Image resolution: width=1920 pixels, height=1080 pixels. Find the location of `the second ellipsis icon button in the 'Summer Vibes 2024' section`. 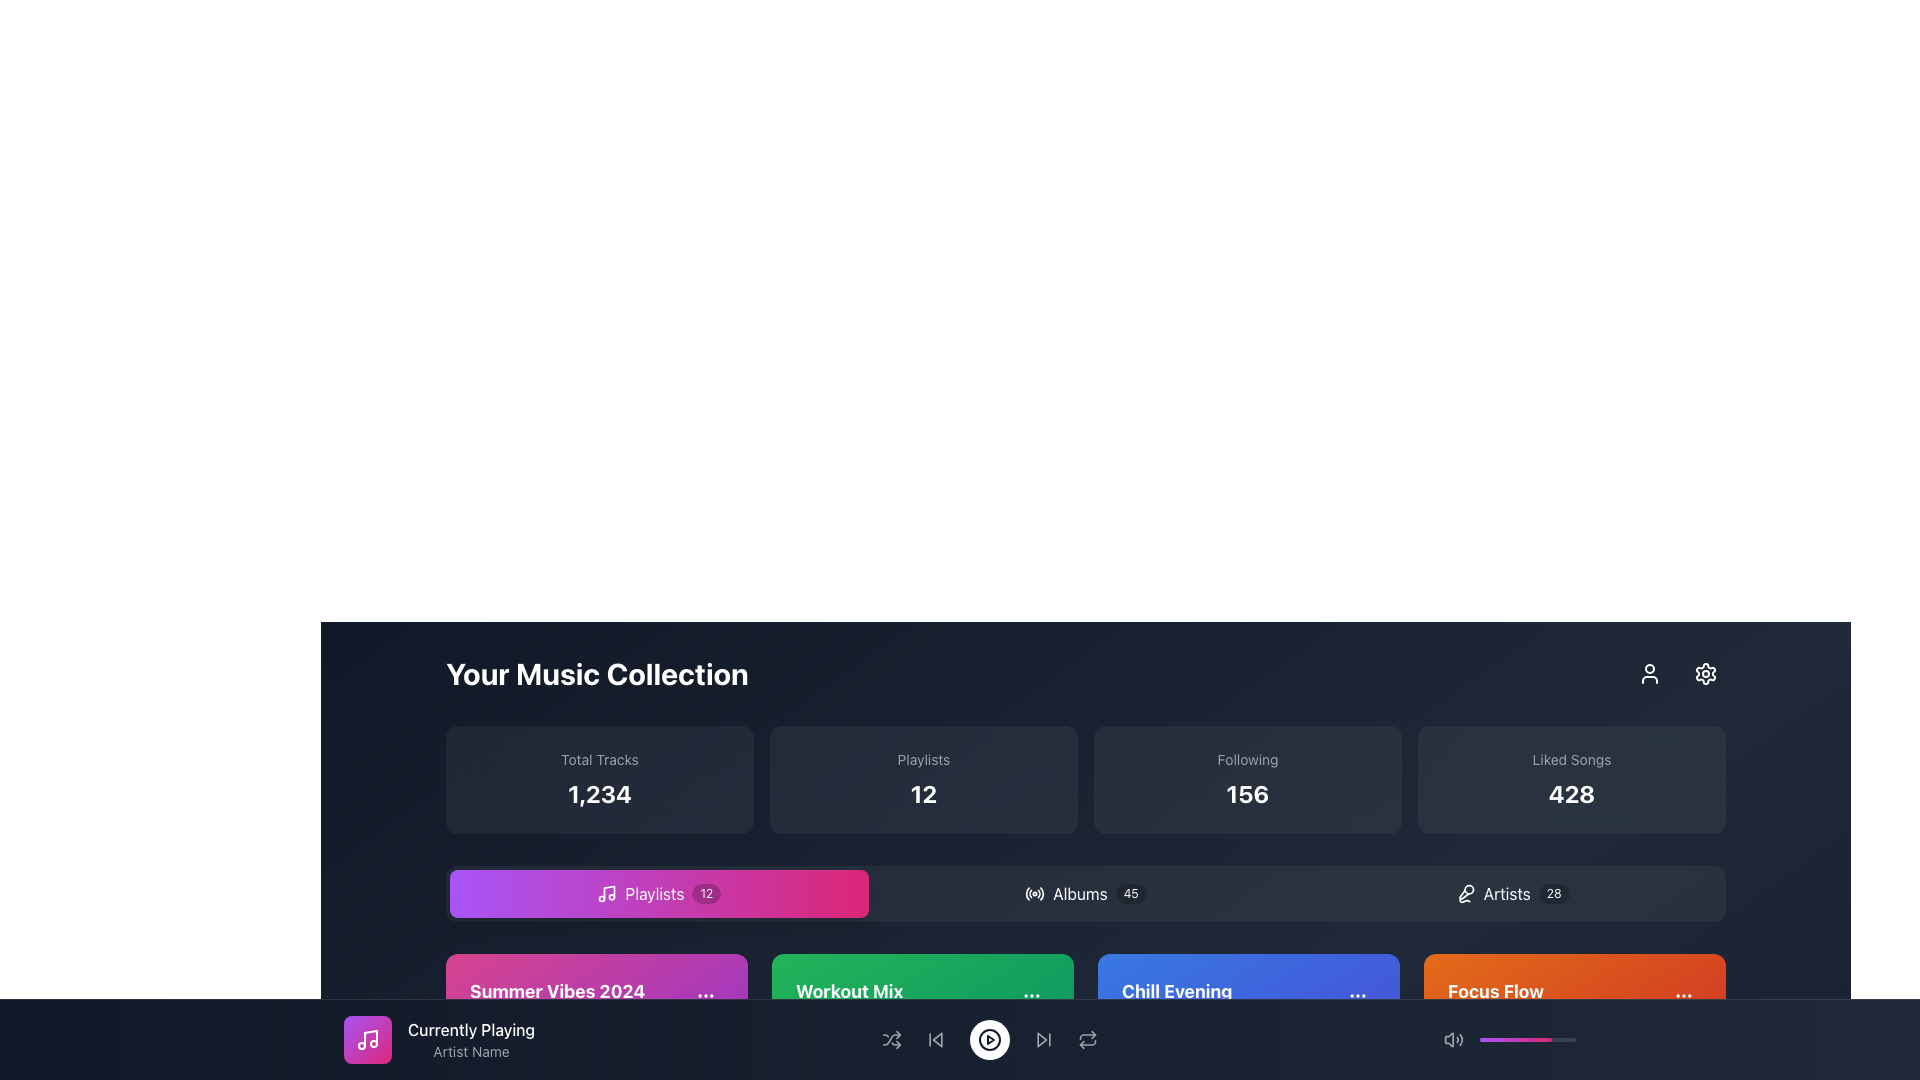

the second ellipsis icon button in the 'Summer Vibes 2024' section is located at coordinates (705, 995).